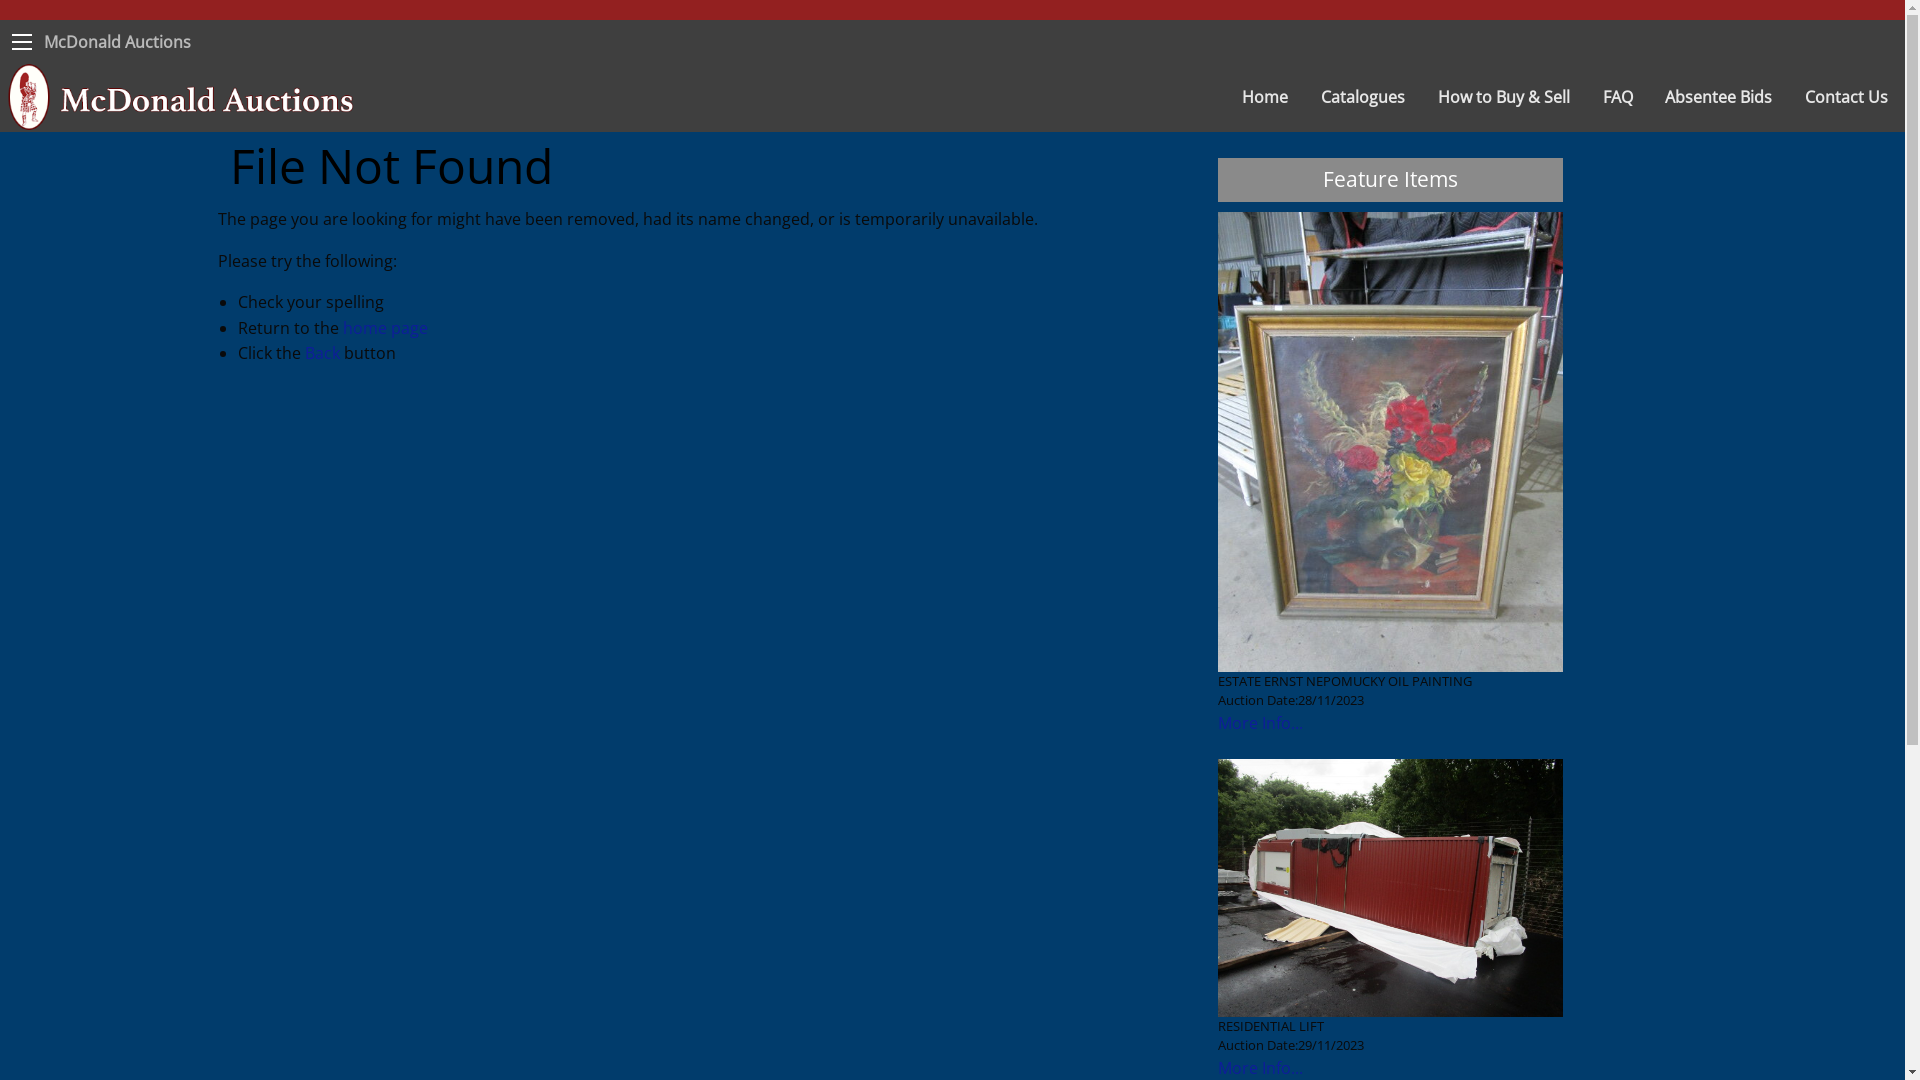 This screenshot has width=1920, height=1080. I want to click on 'How to Buy & Sell', so click(1504, 96).